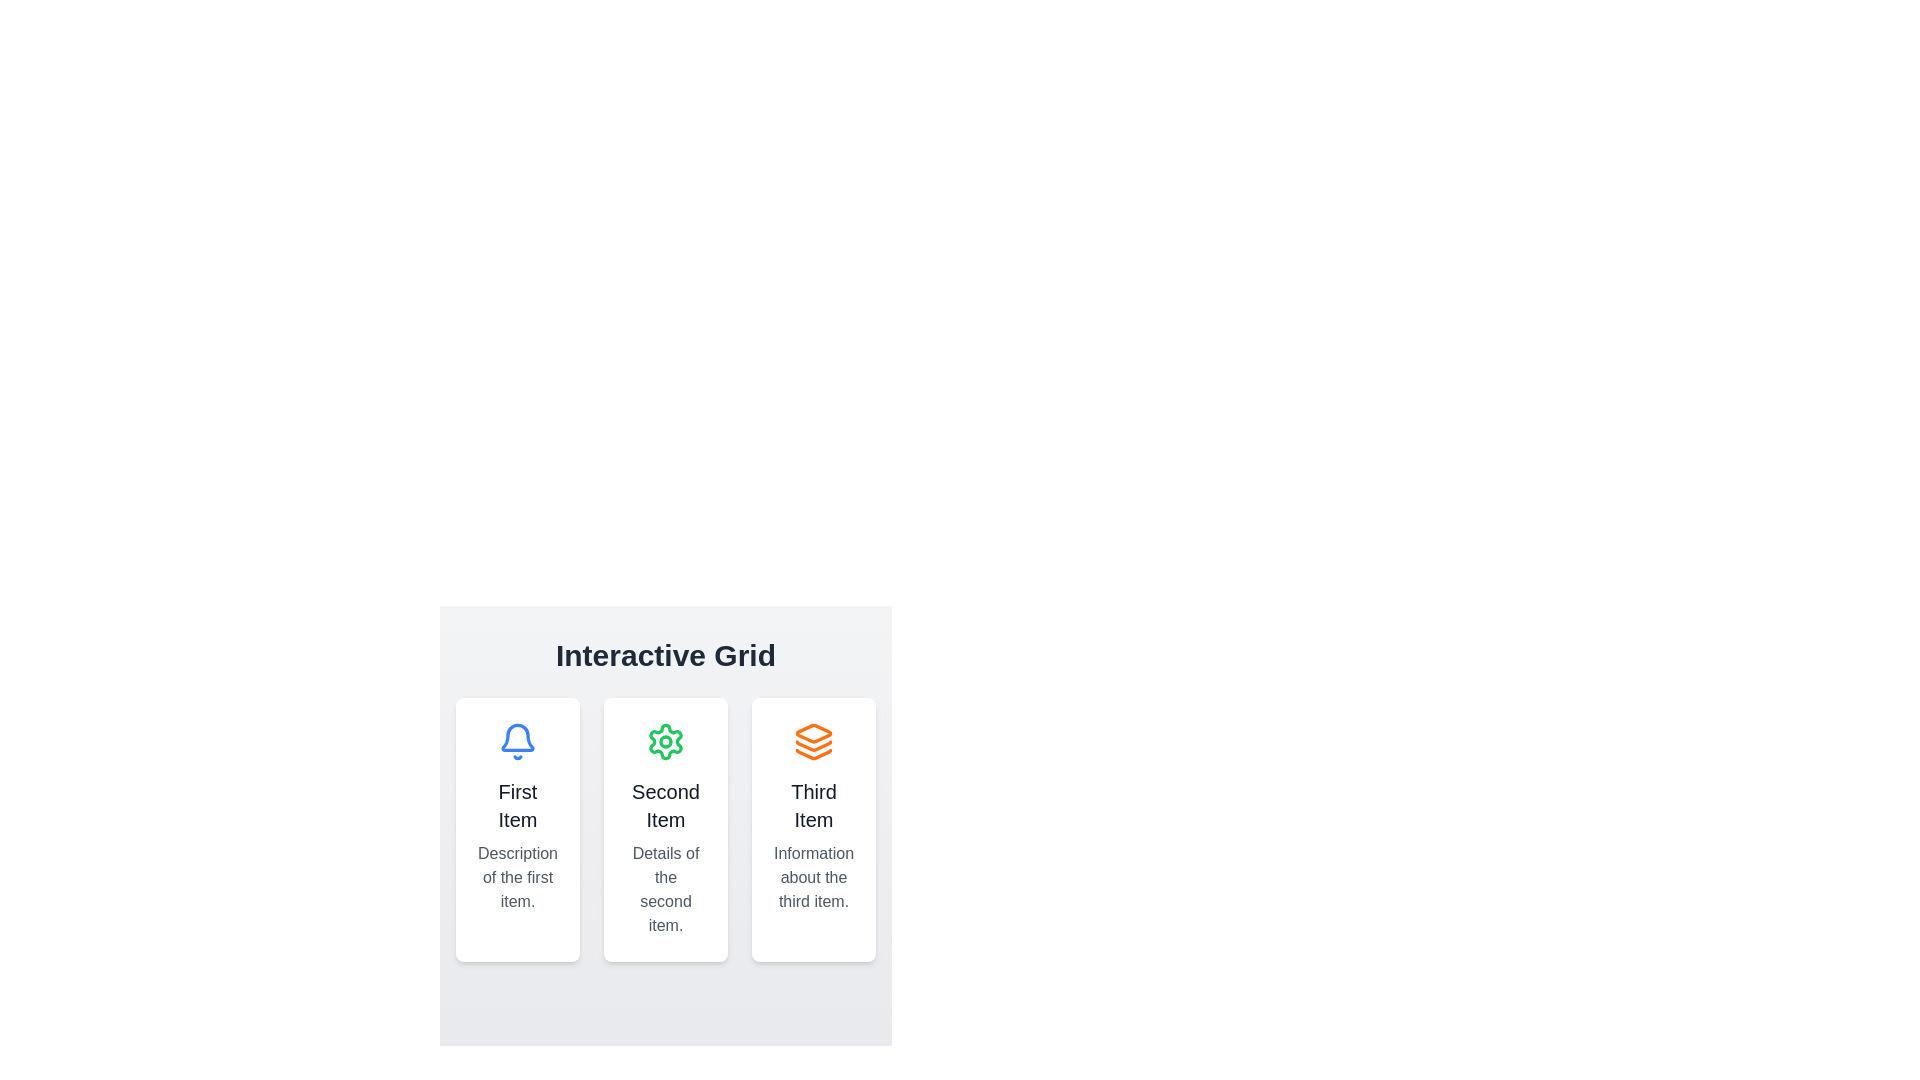 This screenshot has height=1080, width=1920. What do you see at coordinates (666, 813) in the screenshot?
I see `the Informational card titled 'Second Item', which features a bright green gear icon and descriptive text, positioned centrally in the three-card grid layout` at bounding box center [666, 813].